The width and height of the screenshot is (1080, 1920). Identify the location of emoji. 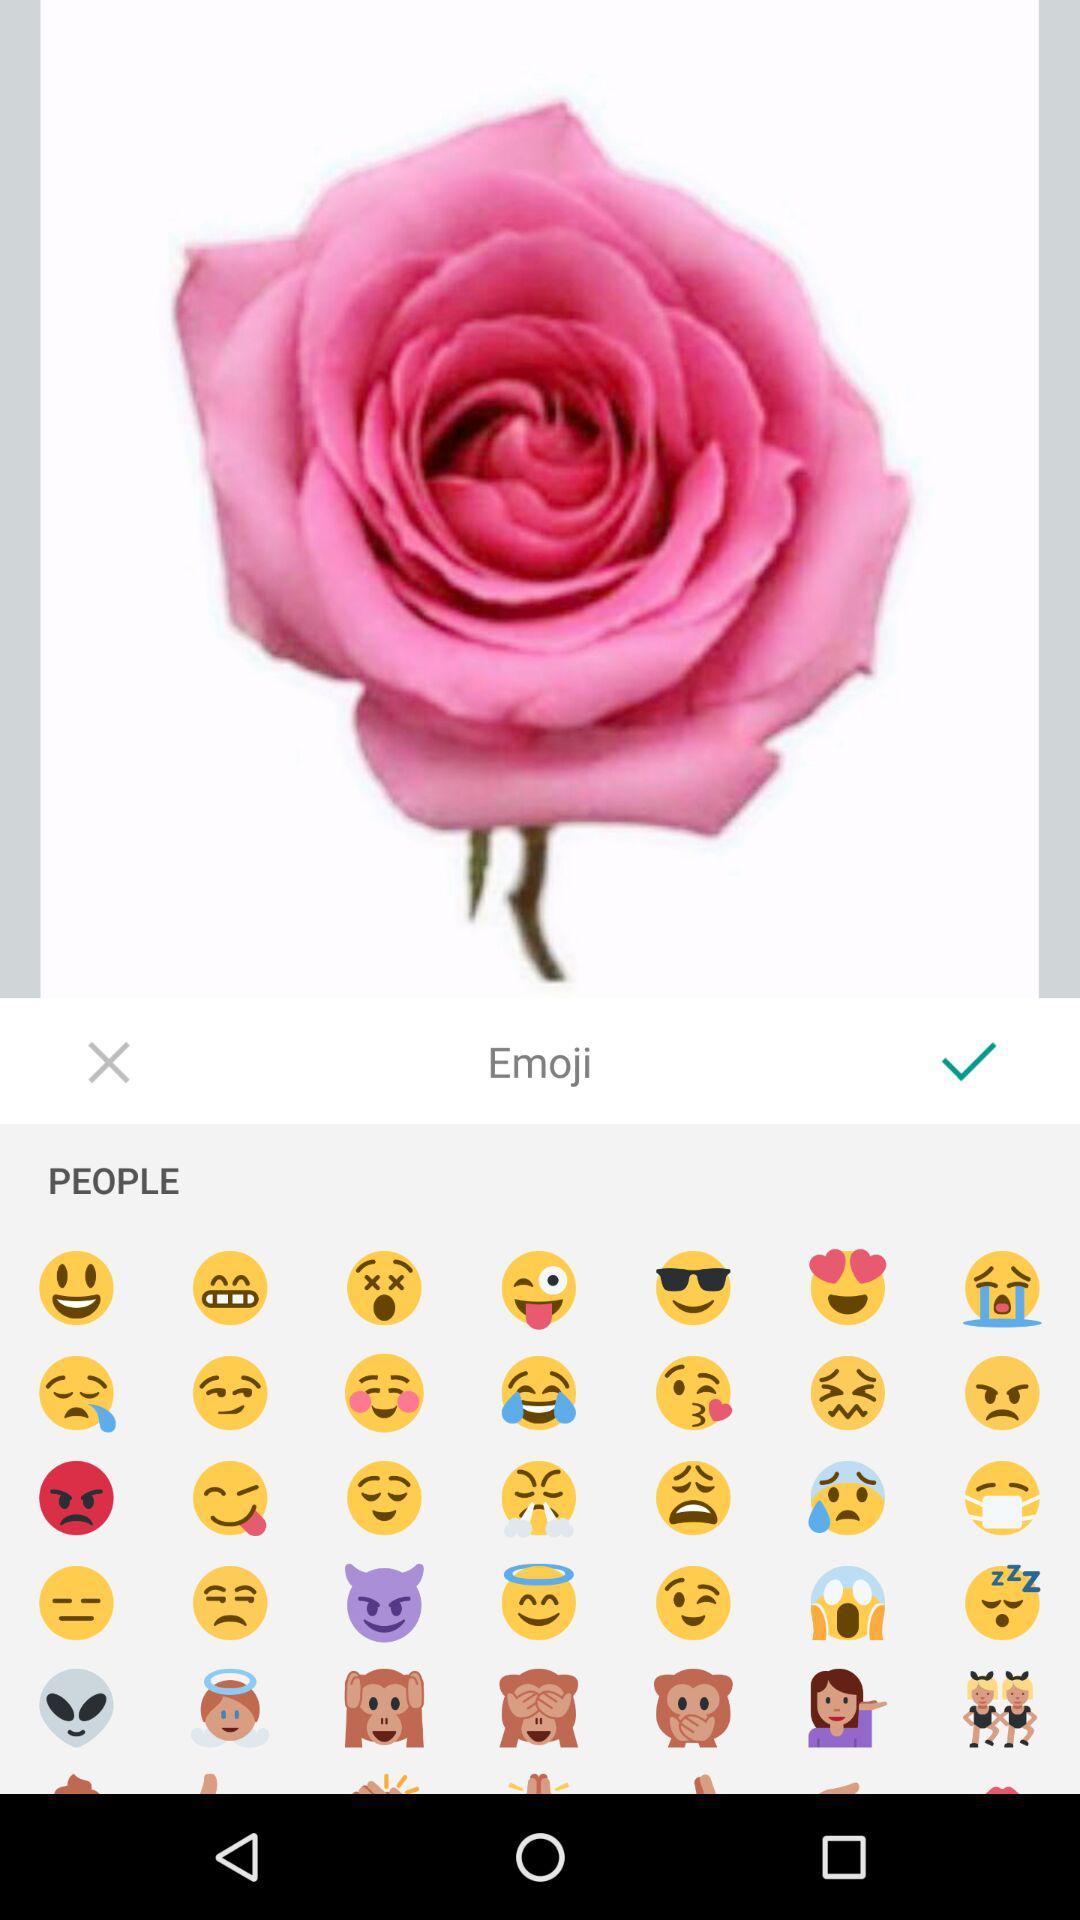
(229, 1288).